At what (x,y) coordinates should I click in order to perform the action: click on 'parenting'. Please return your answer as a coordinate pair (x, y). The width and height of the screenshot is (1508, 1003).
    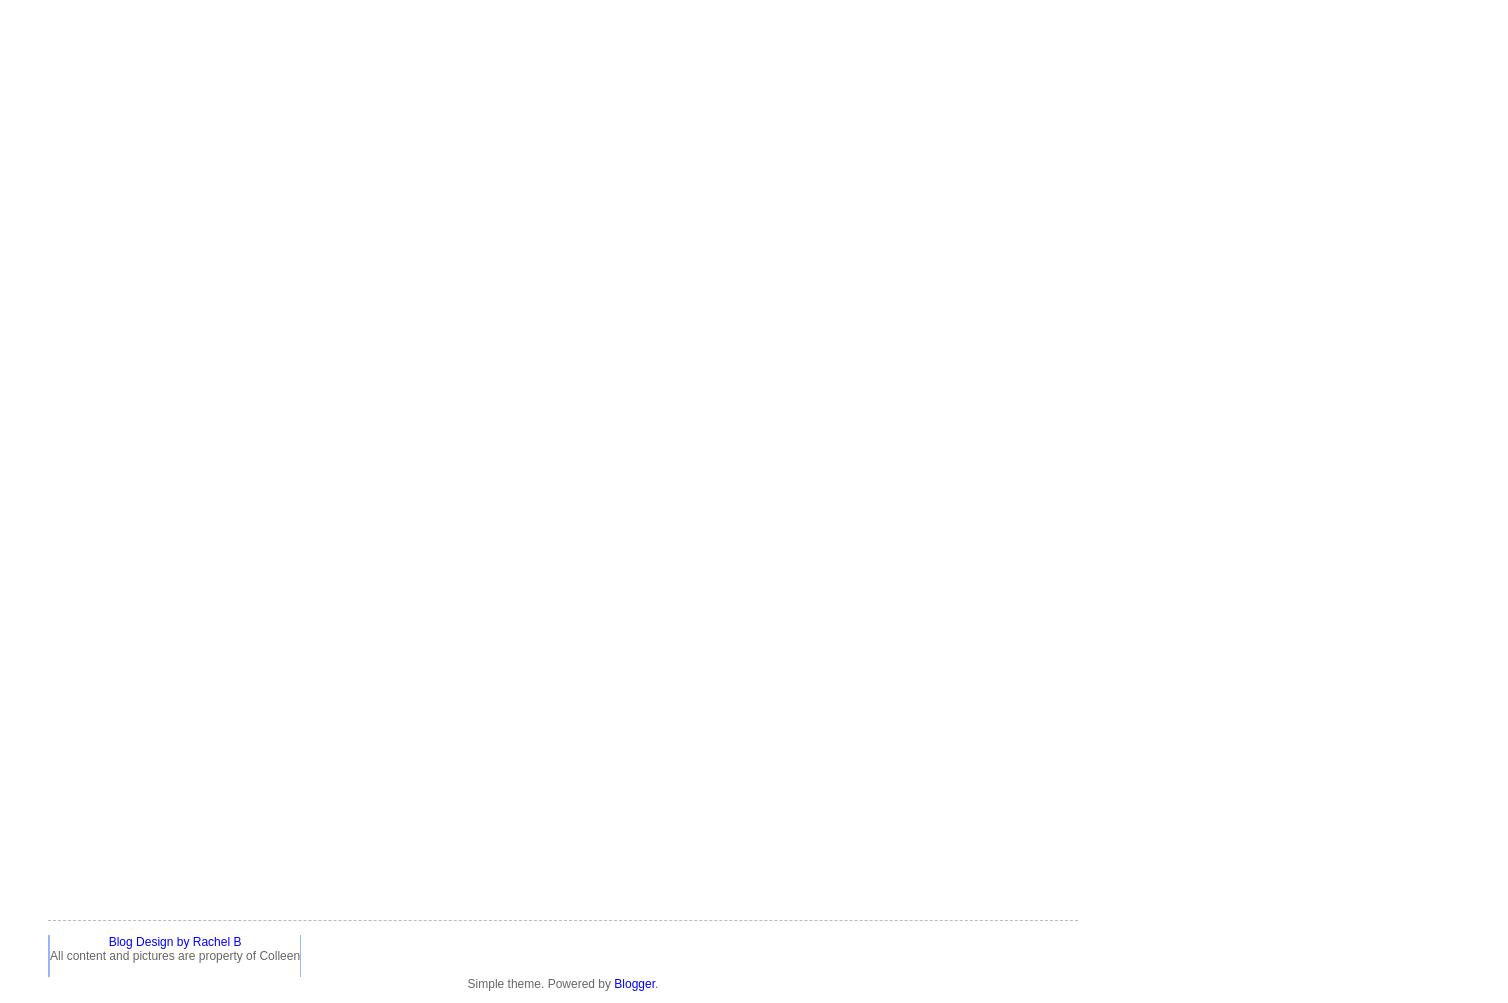
    Looking at the image, I should click on (72, 455).